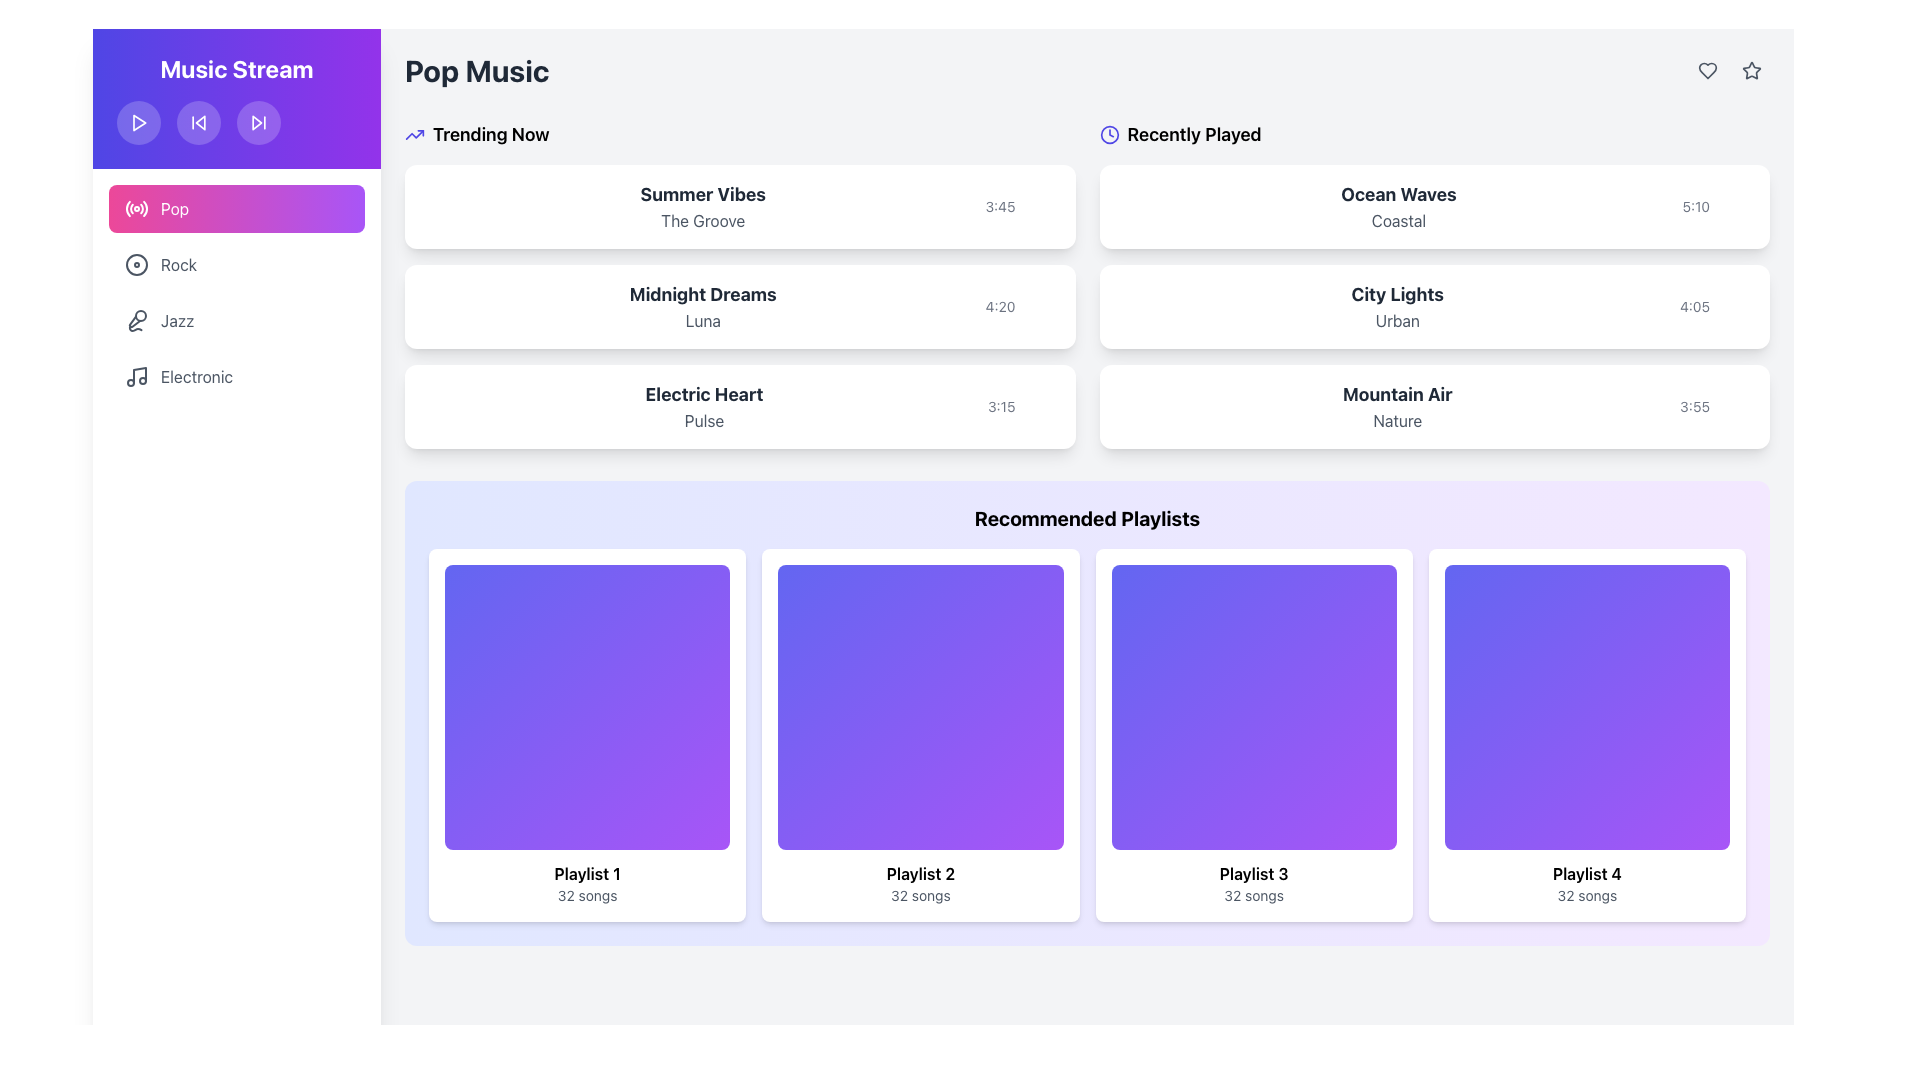 This screenshot has height=1080, width=1920. What do you see at coordinates (1433, 285) in the screenshot?
I see `the list item titled 'City Lights' in the 'Recently Played' section` at bounding box center [1433, 285].